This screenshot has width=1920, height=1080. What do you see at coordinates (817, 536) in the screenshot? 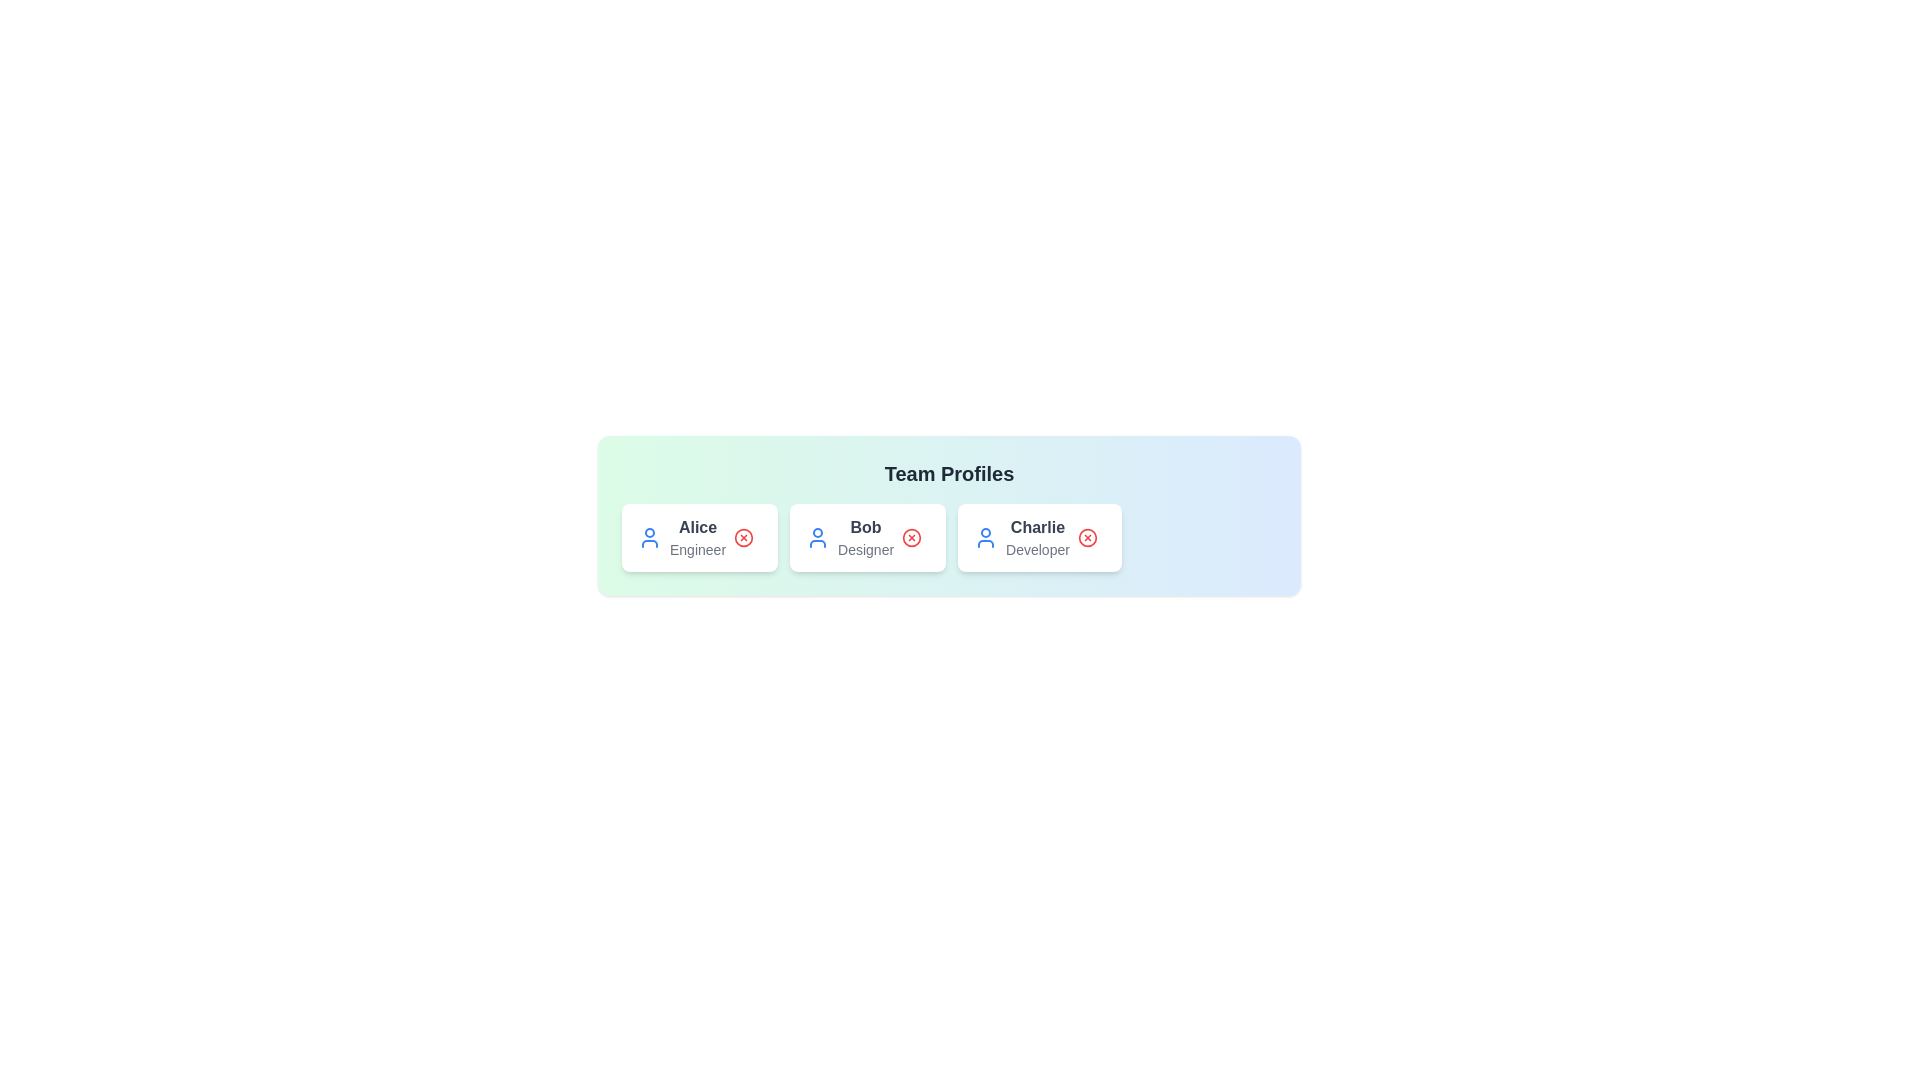
I see `the user icon associated with the profile Bob` at bounding box center [817, 536].